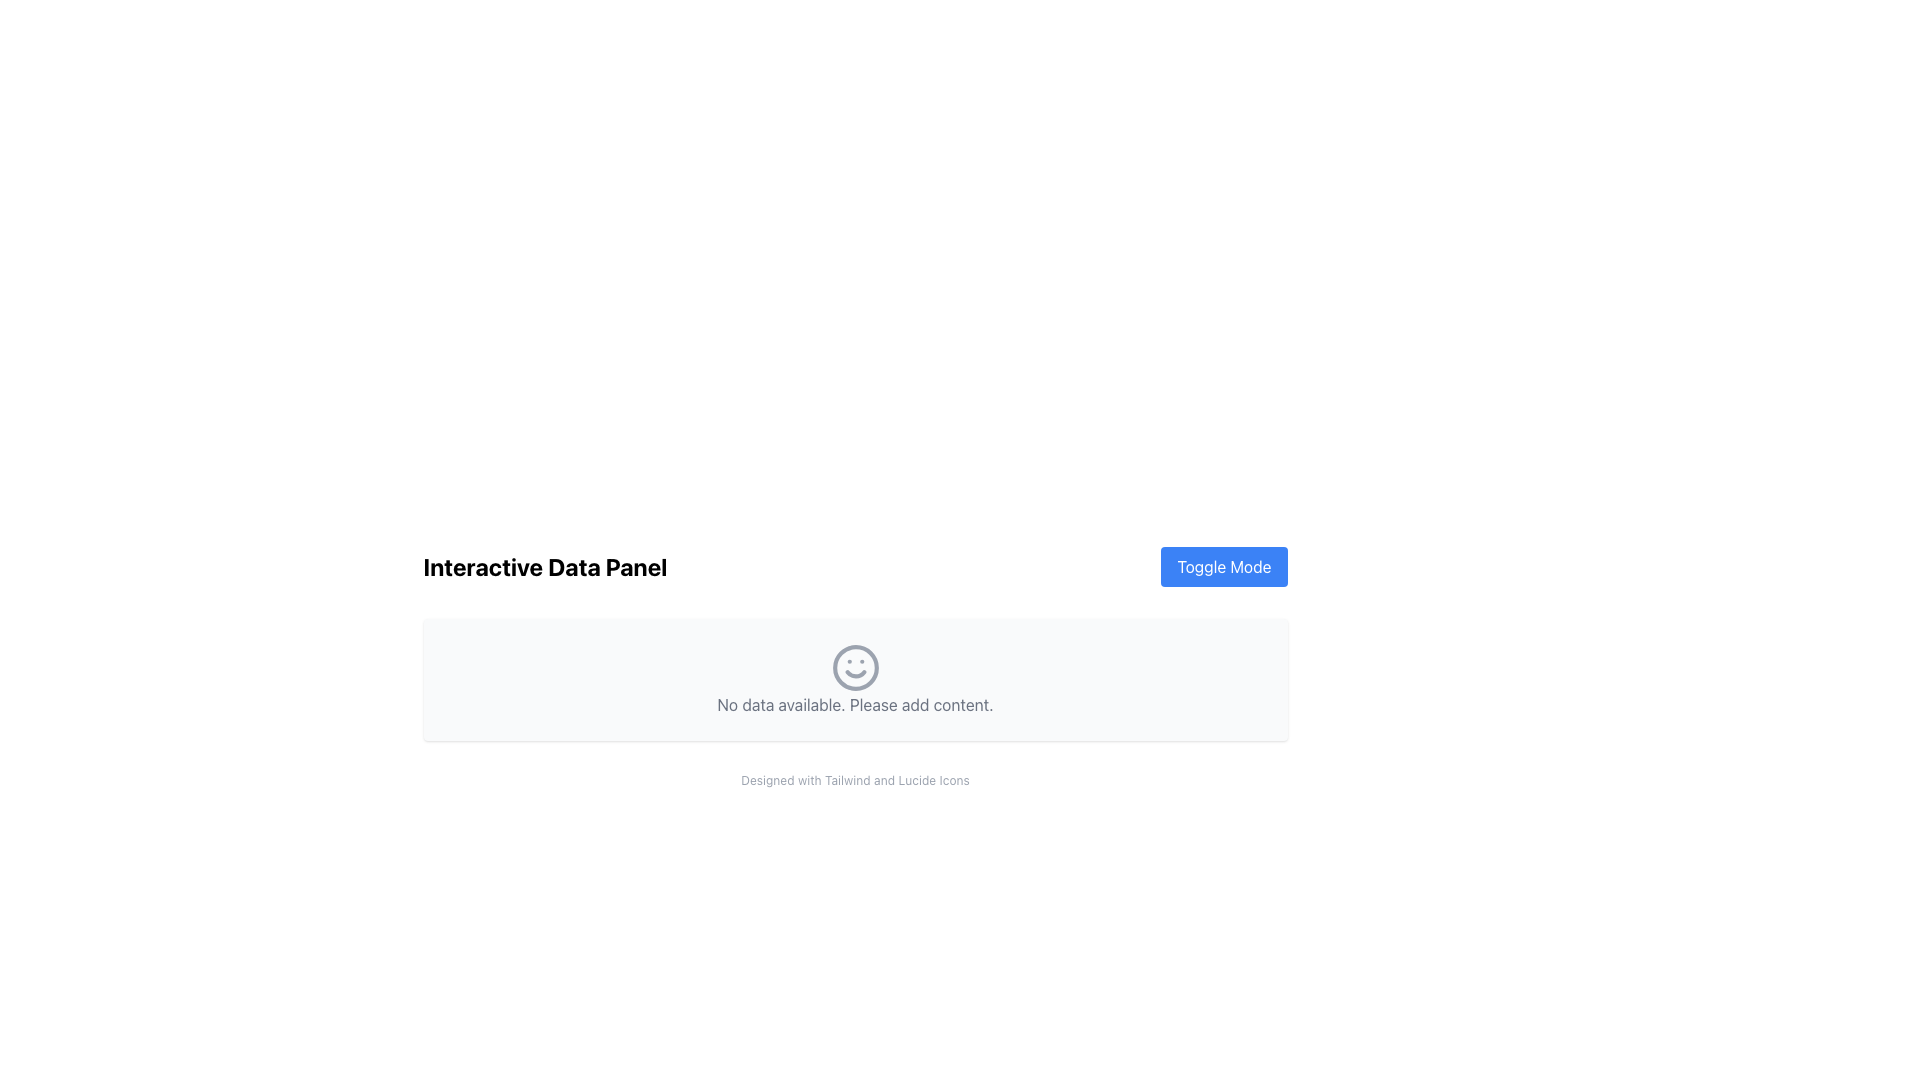  Describe the element at coordinates (1223, 567) in the screenshot. I see `the toggle button located in the upper-right corner of the Interactive Data Panel to switch modes` at that location.